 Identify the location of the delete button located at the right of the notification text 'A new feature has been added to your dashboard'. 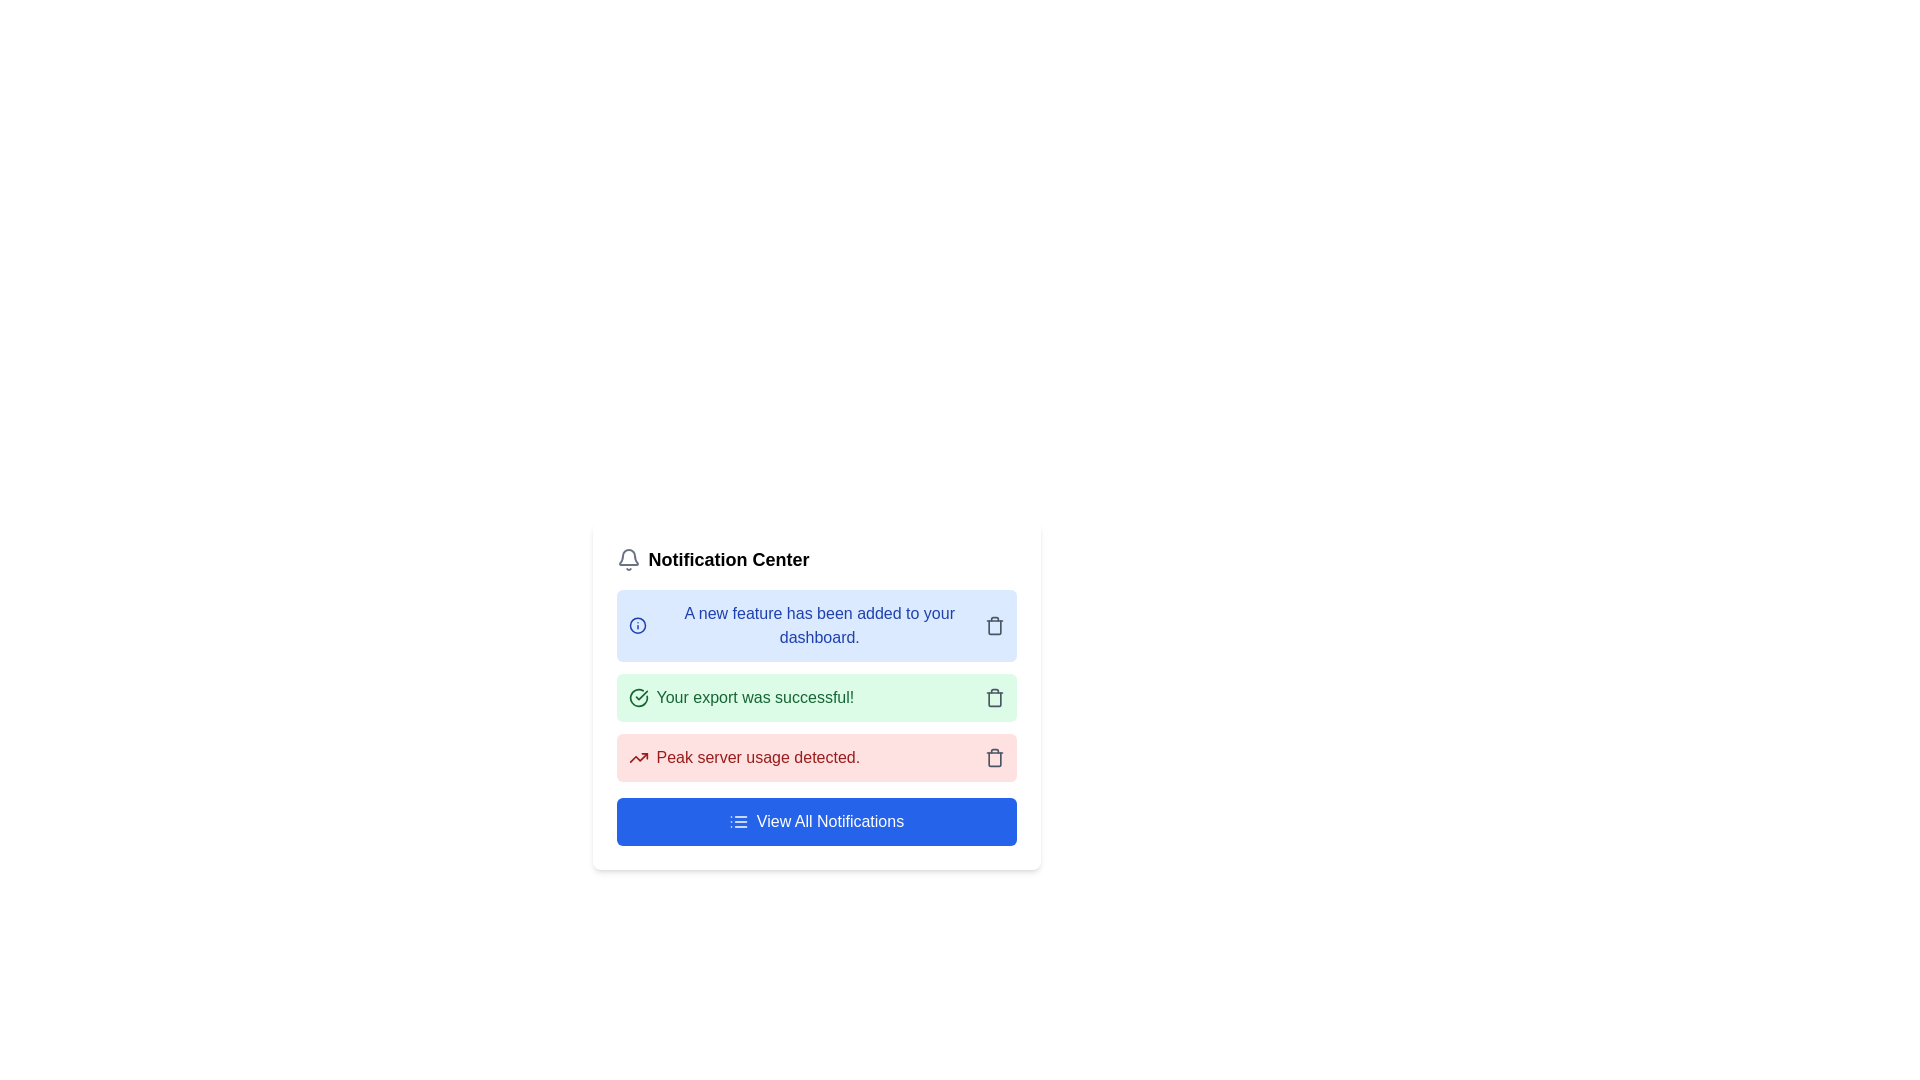
(994, 624).